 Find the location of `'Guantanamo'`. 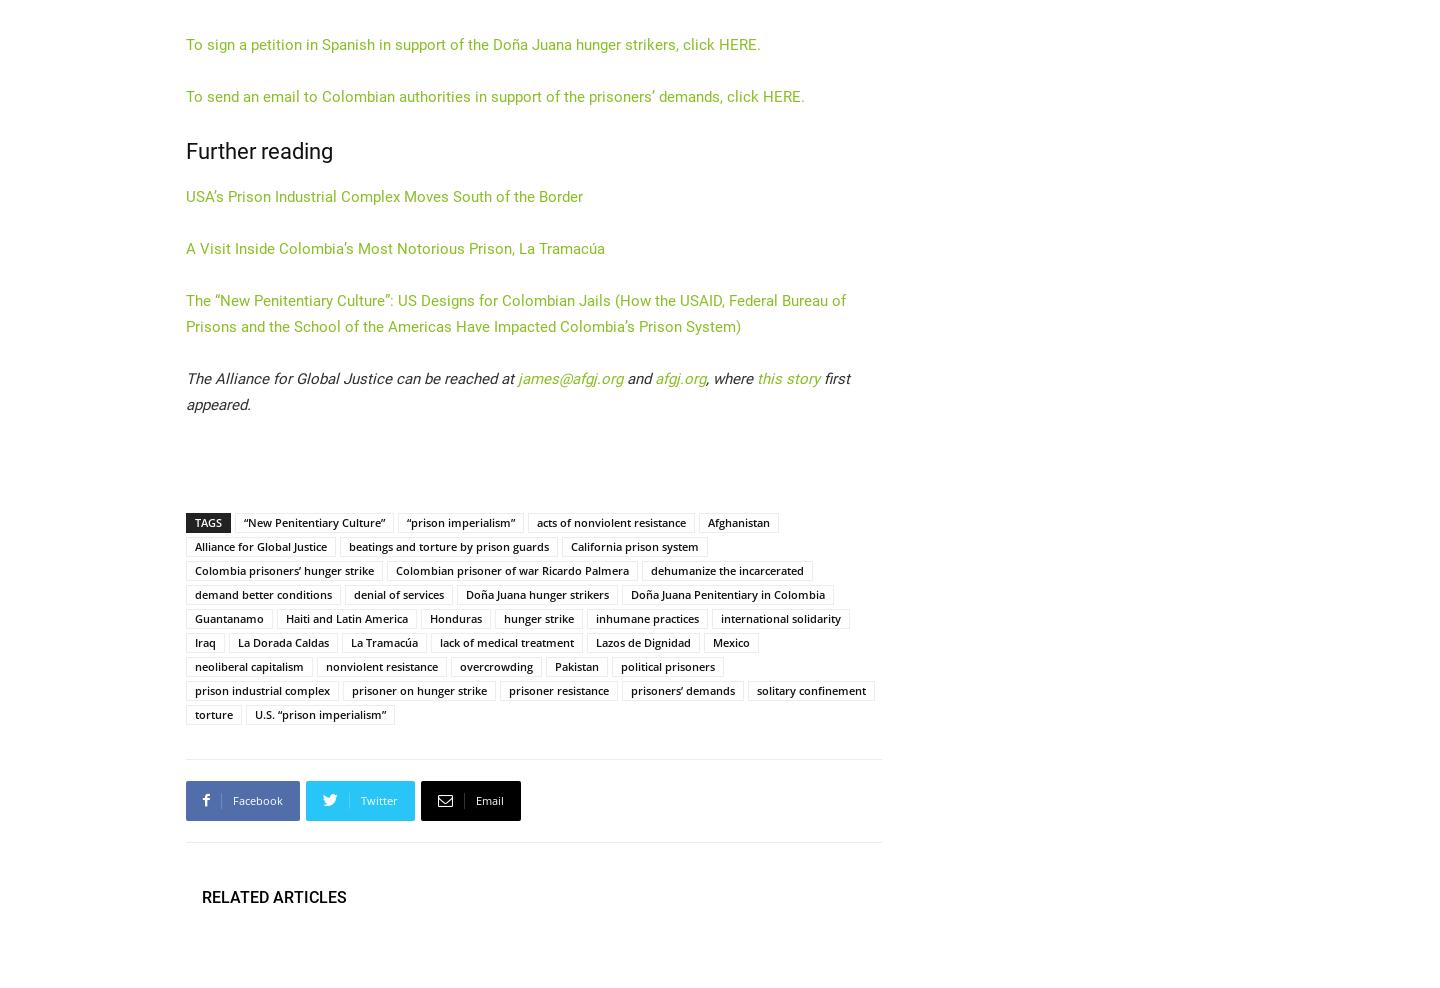

'Guantanamo' is located at coordinates (229, 617).